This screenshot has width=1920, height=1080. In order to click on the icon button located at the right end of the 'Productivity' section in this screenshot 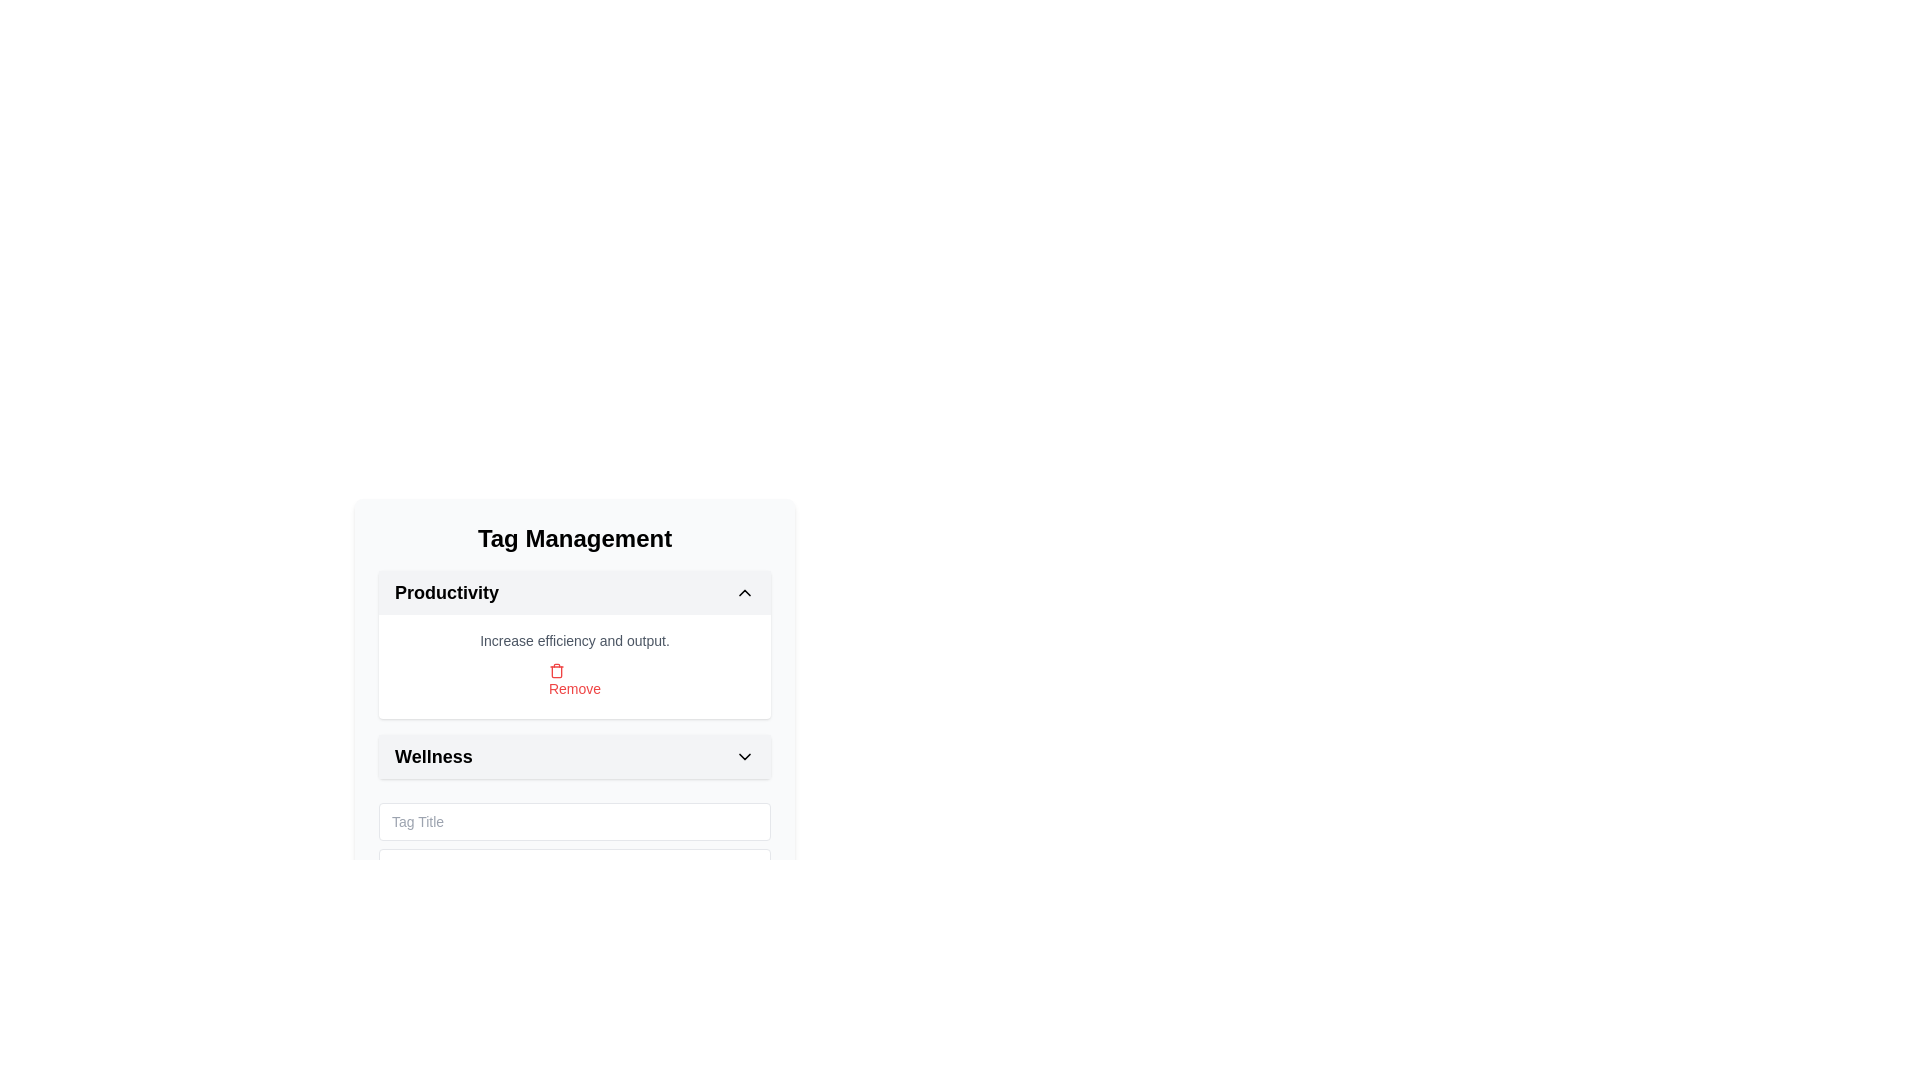, I will do `click(743, 592)`.